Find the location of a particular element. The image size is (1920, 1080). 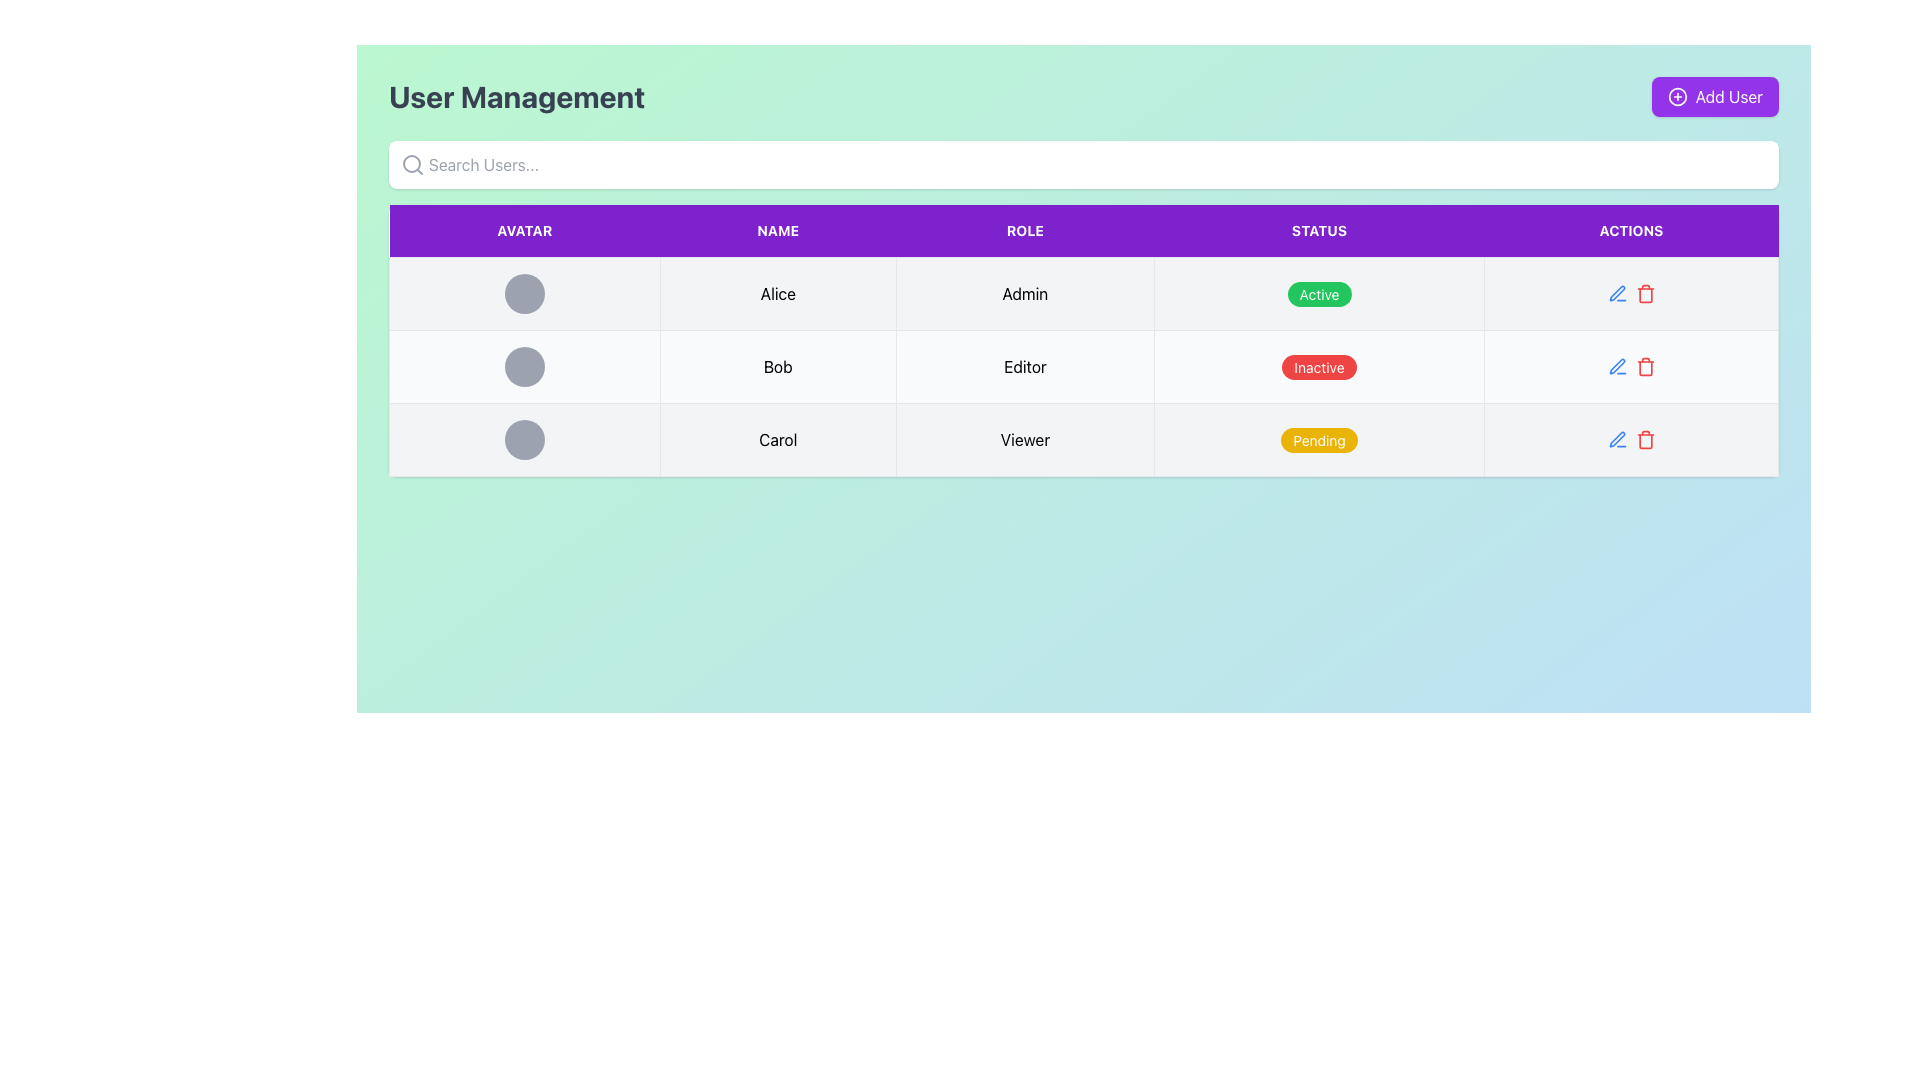

the 'Pending' status label for the user 'Carol' located in the 'Status' column of the last row in the table is located at coordinates (1319, 439).